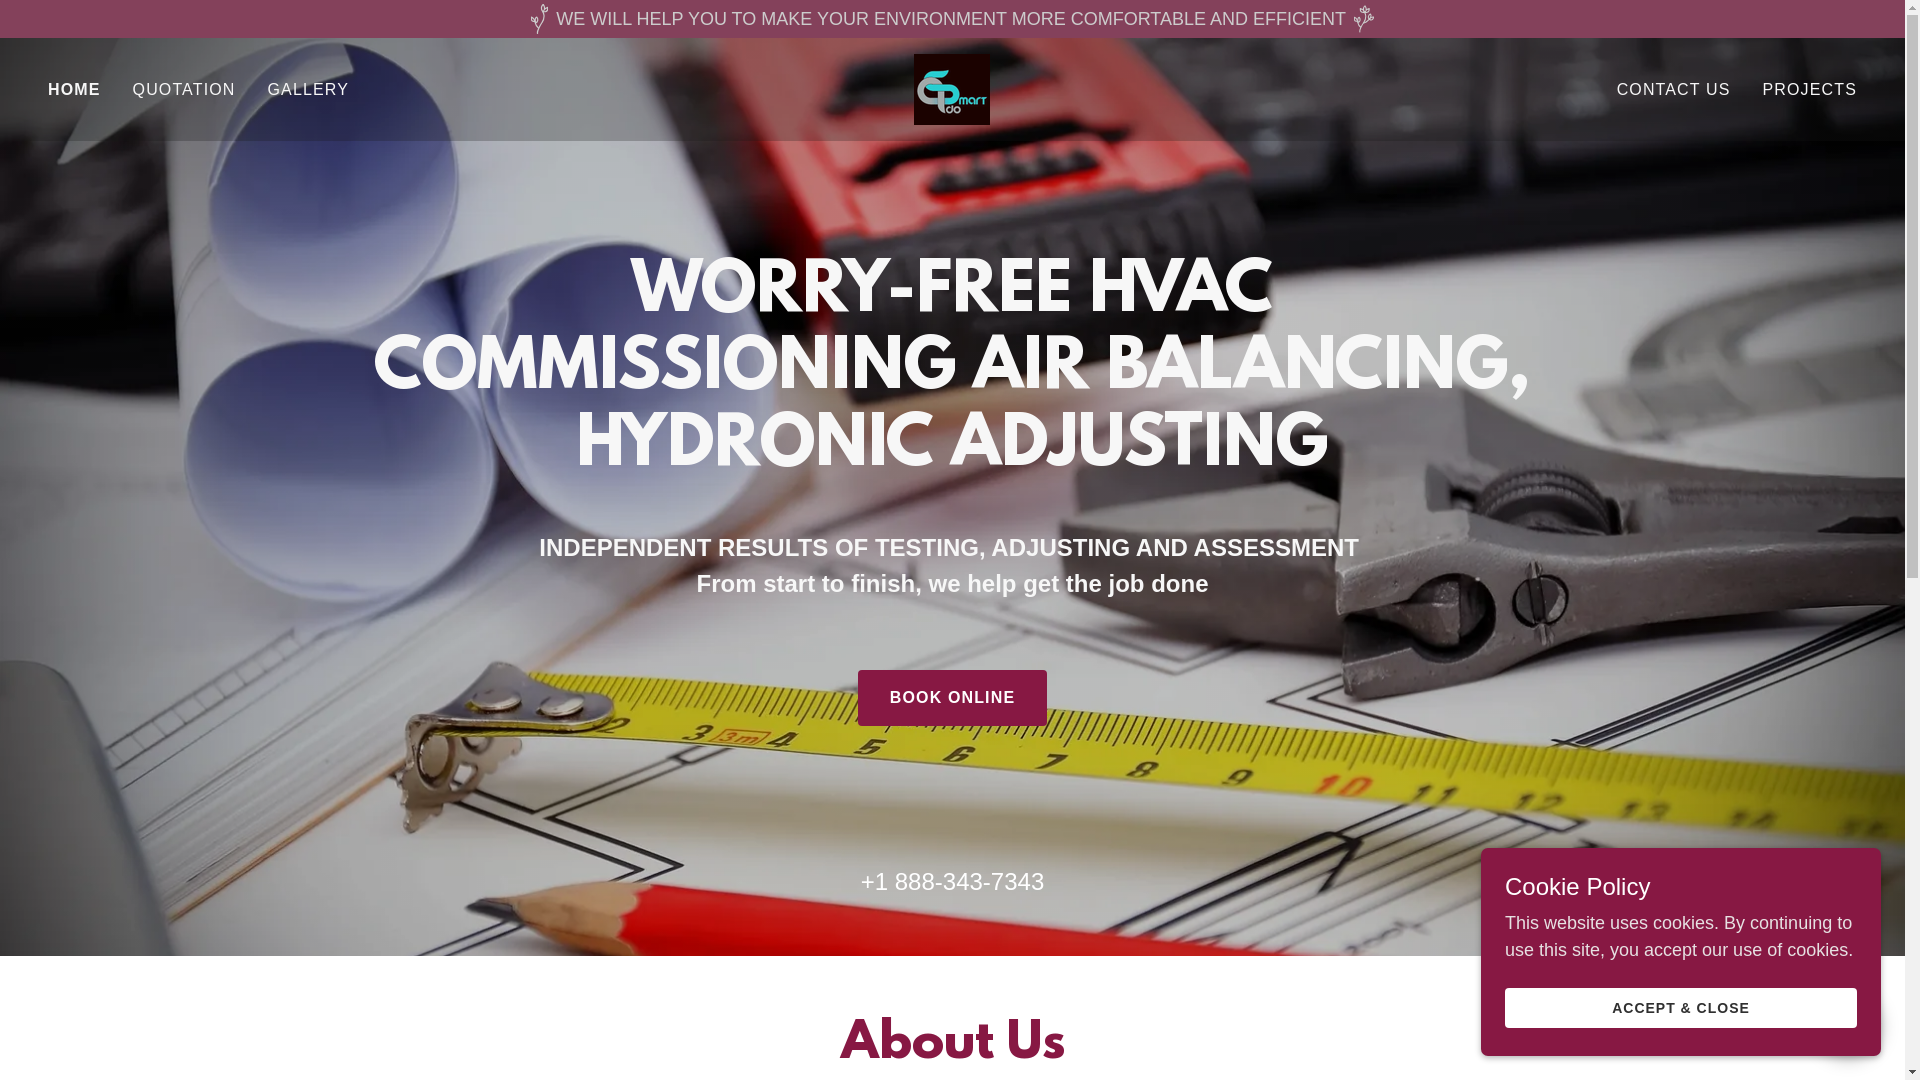 This screenshot has height=1080, width=1920. Describe the element at coordinates (125, 88) in the screenshot. I see `'QUOTATION'` at that location.